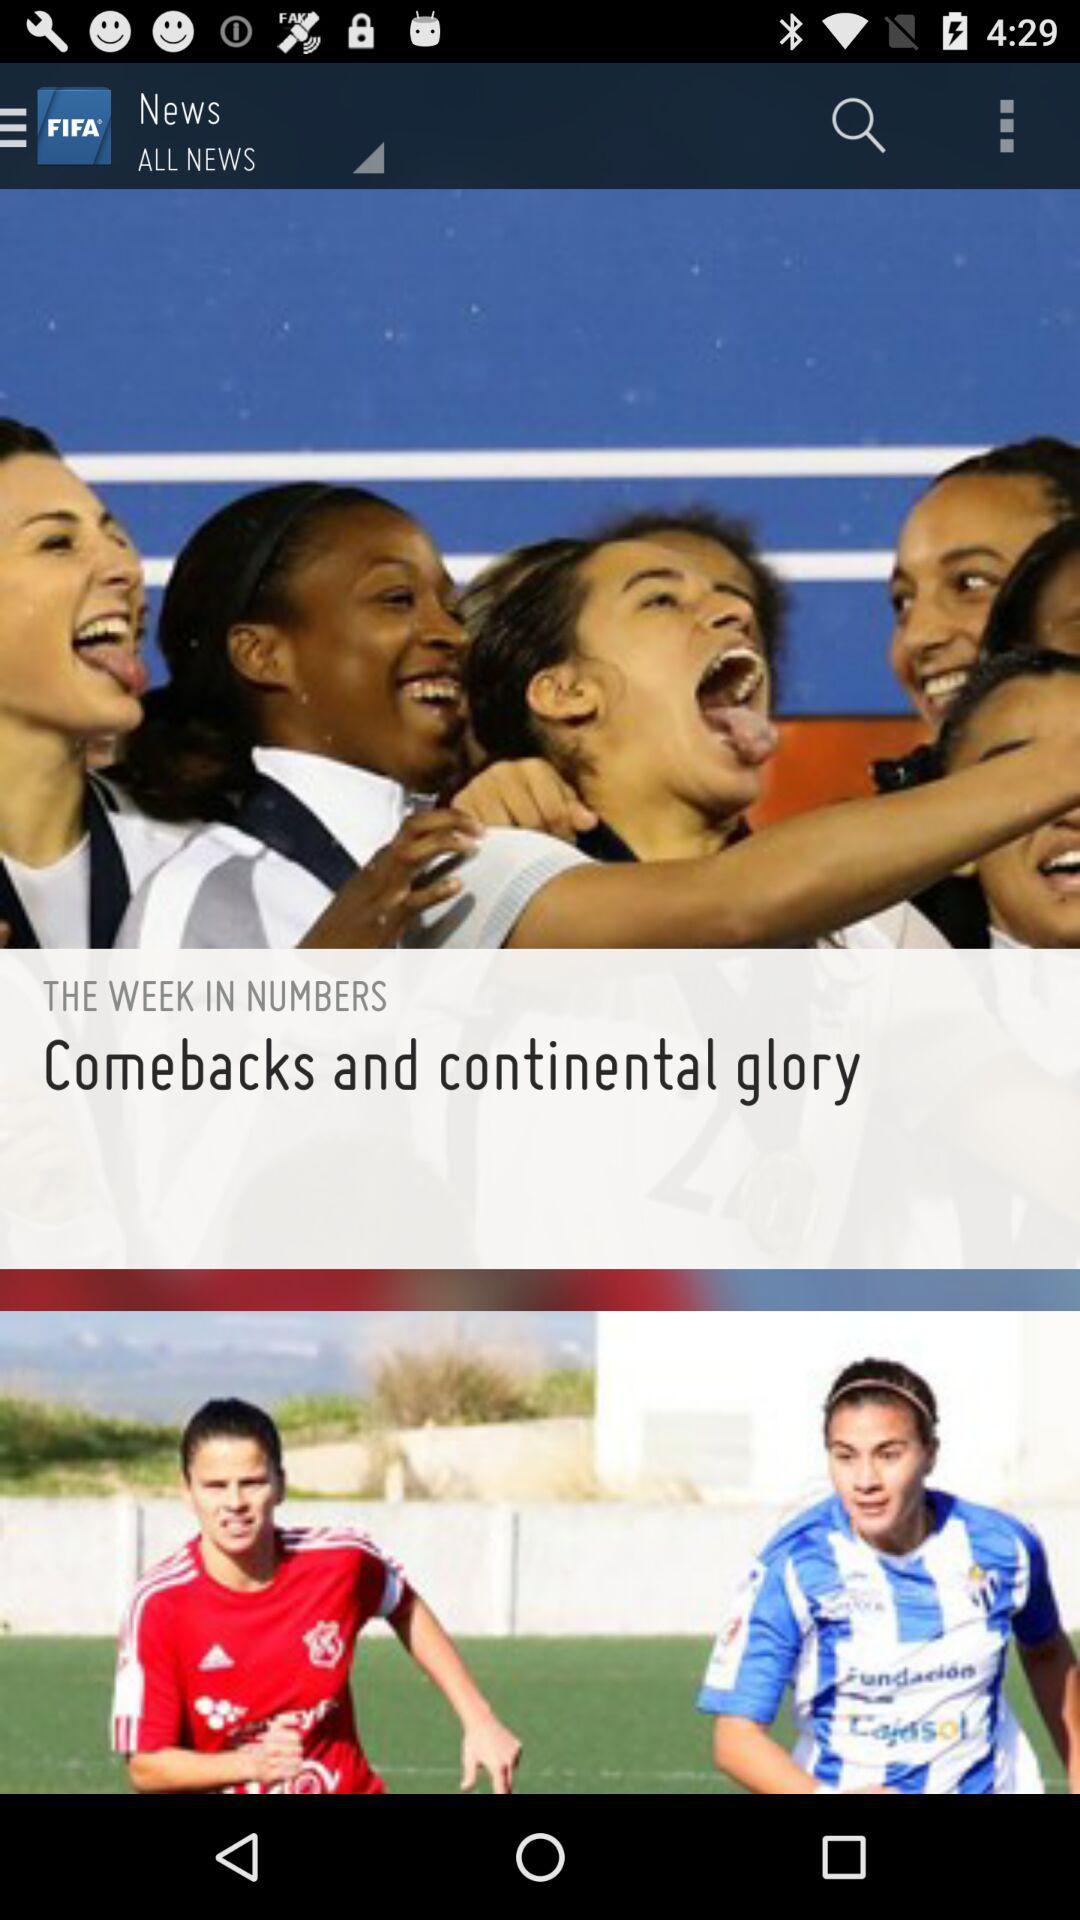 Image resolution: width=1080 pixels, height=1920 pixels. Describe the element at coordinates (858, 124) in the screenshot. I see `item next to the all news item` at that location.